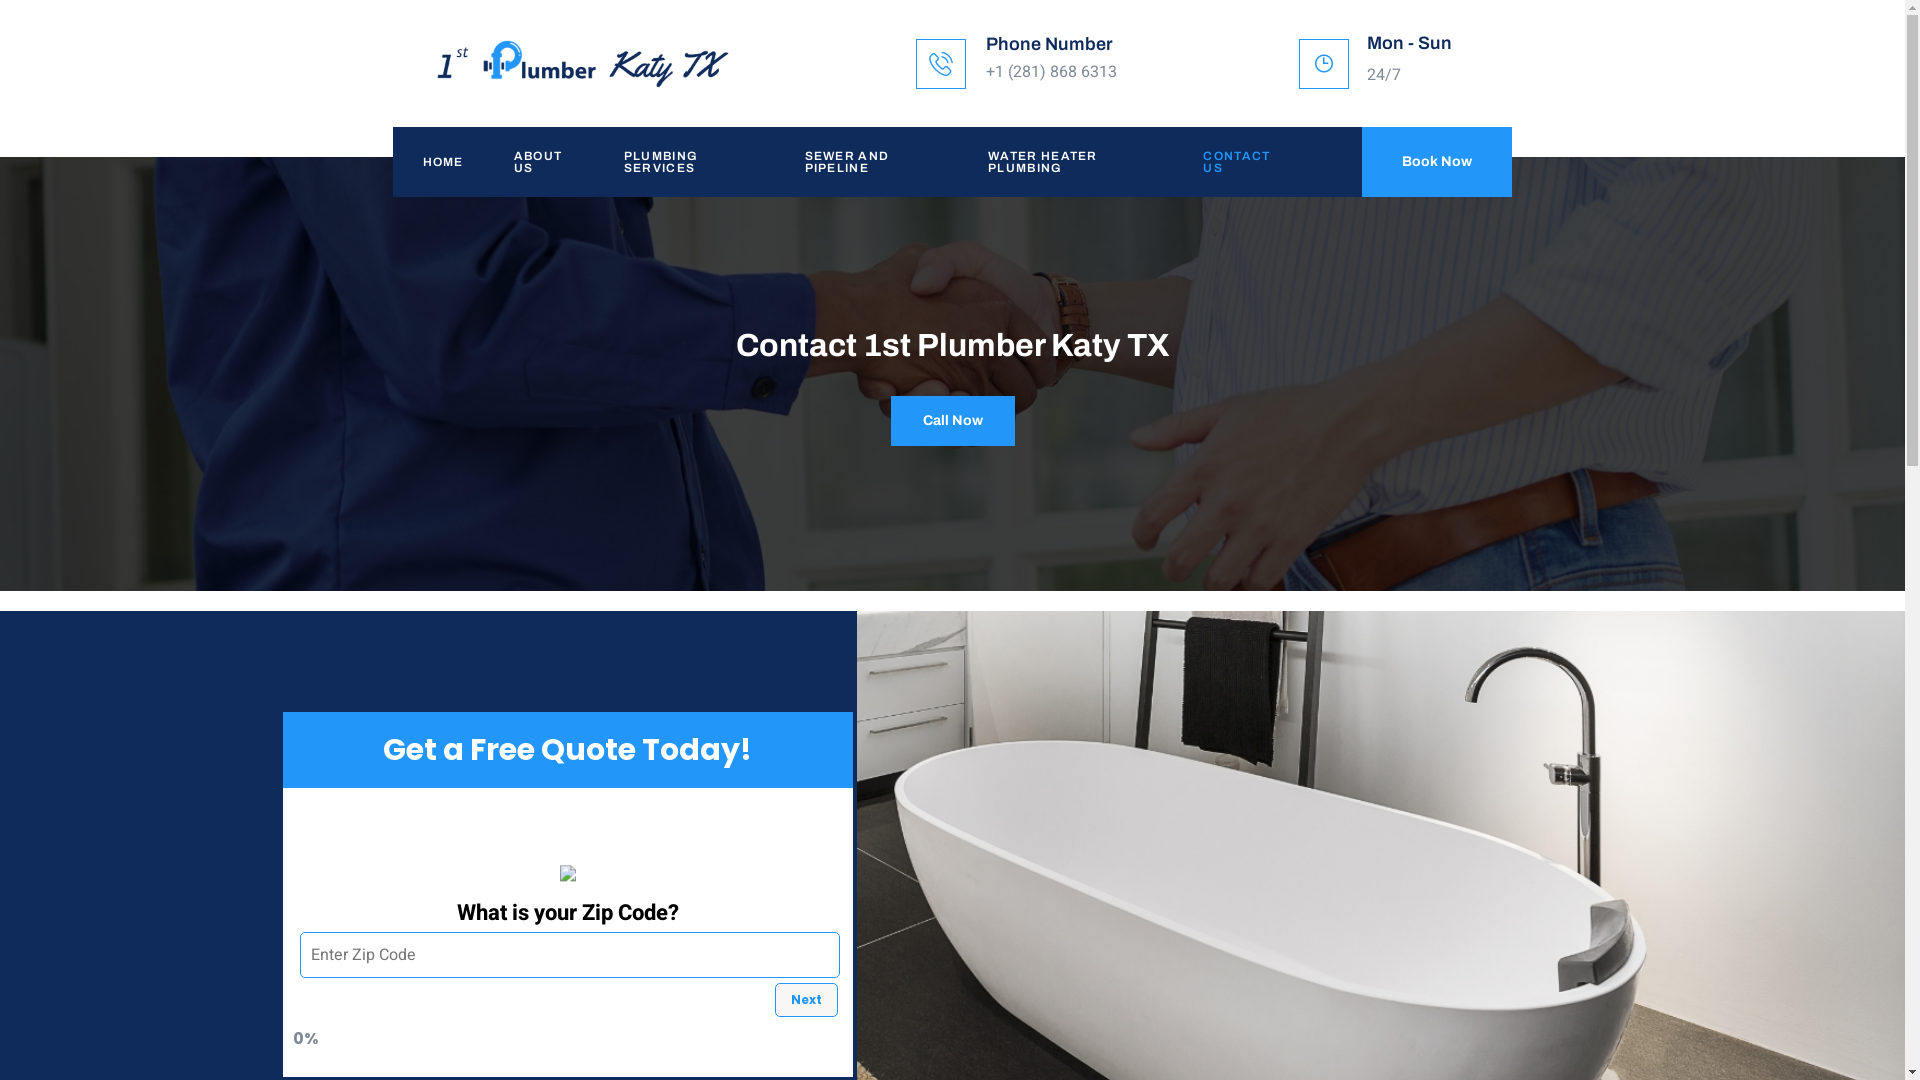 The image size is (1920, 1080). What do you see at coordinates (538, 161) in the screenshot?
I see `'ABOUT US'` at bounding box center [538, 161].